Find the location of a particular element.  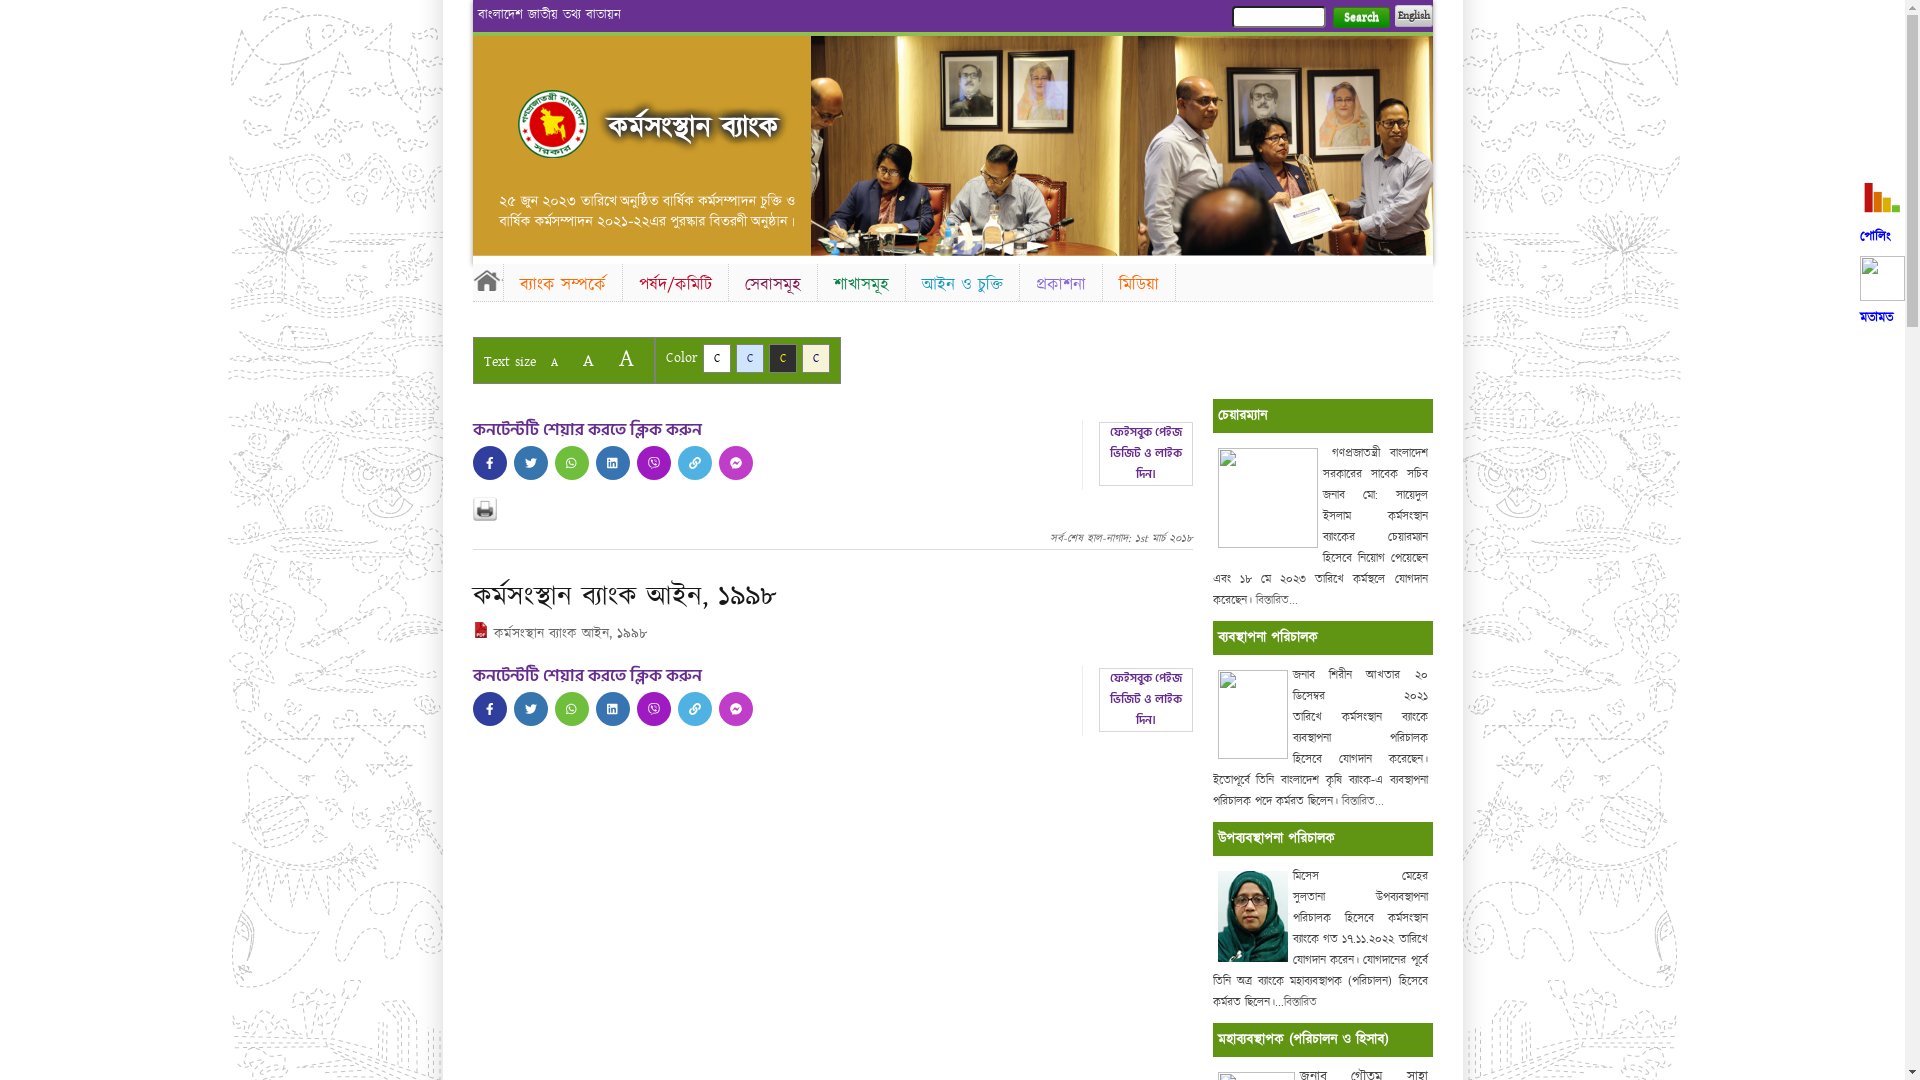

'Home' is located at coordinates (552, 123).